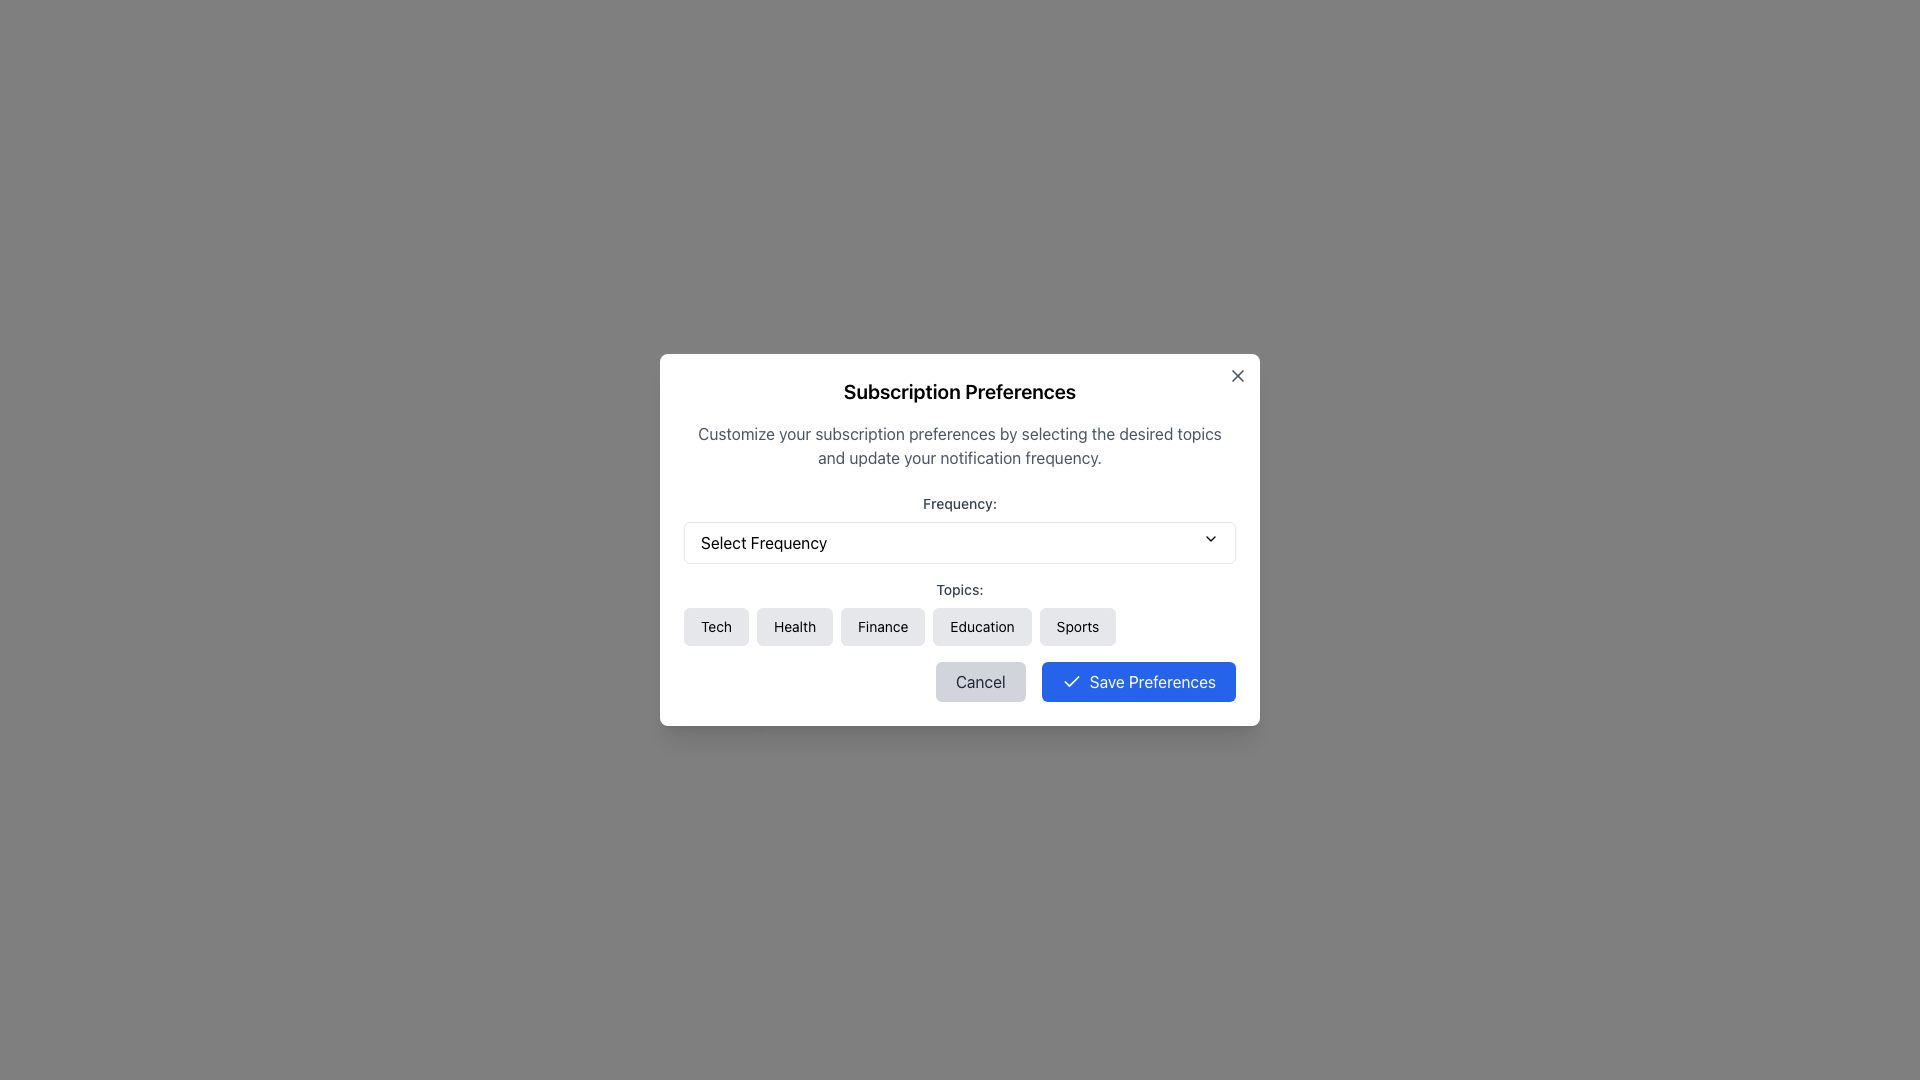 The height and width of the screenshot is (1080, 1920). Describe the element at coordinates (1237, 375) in the screenshot. I see `the close icon represented by a diagonal cross at the top-right corner of the 'Subscription Preferences' dialog` at that location.